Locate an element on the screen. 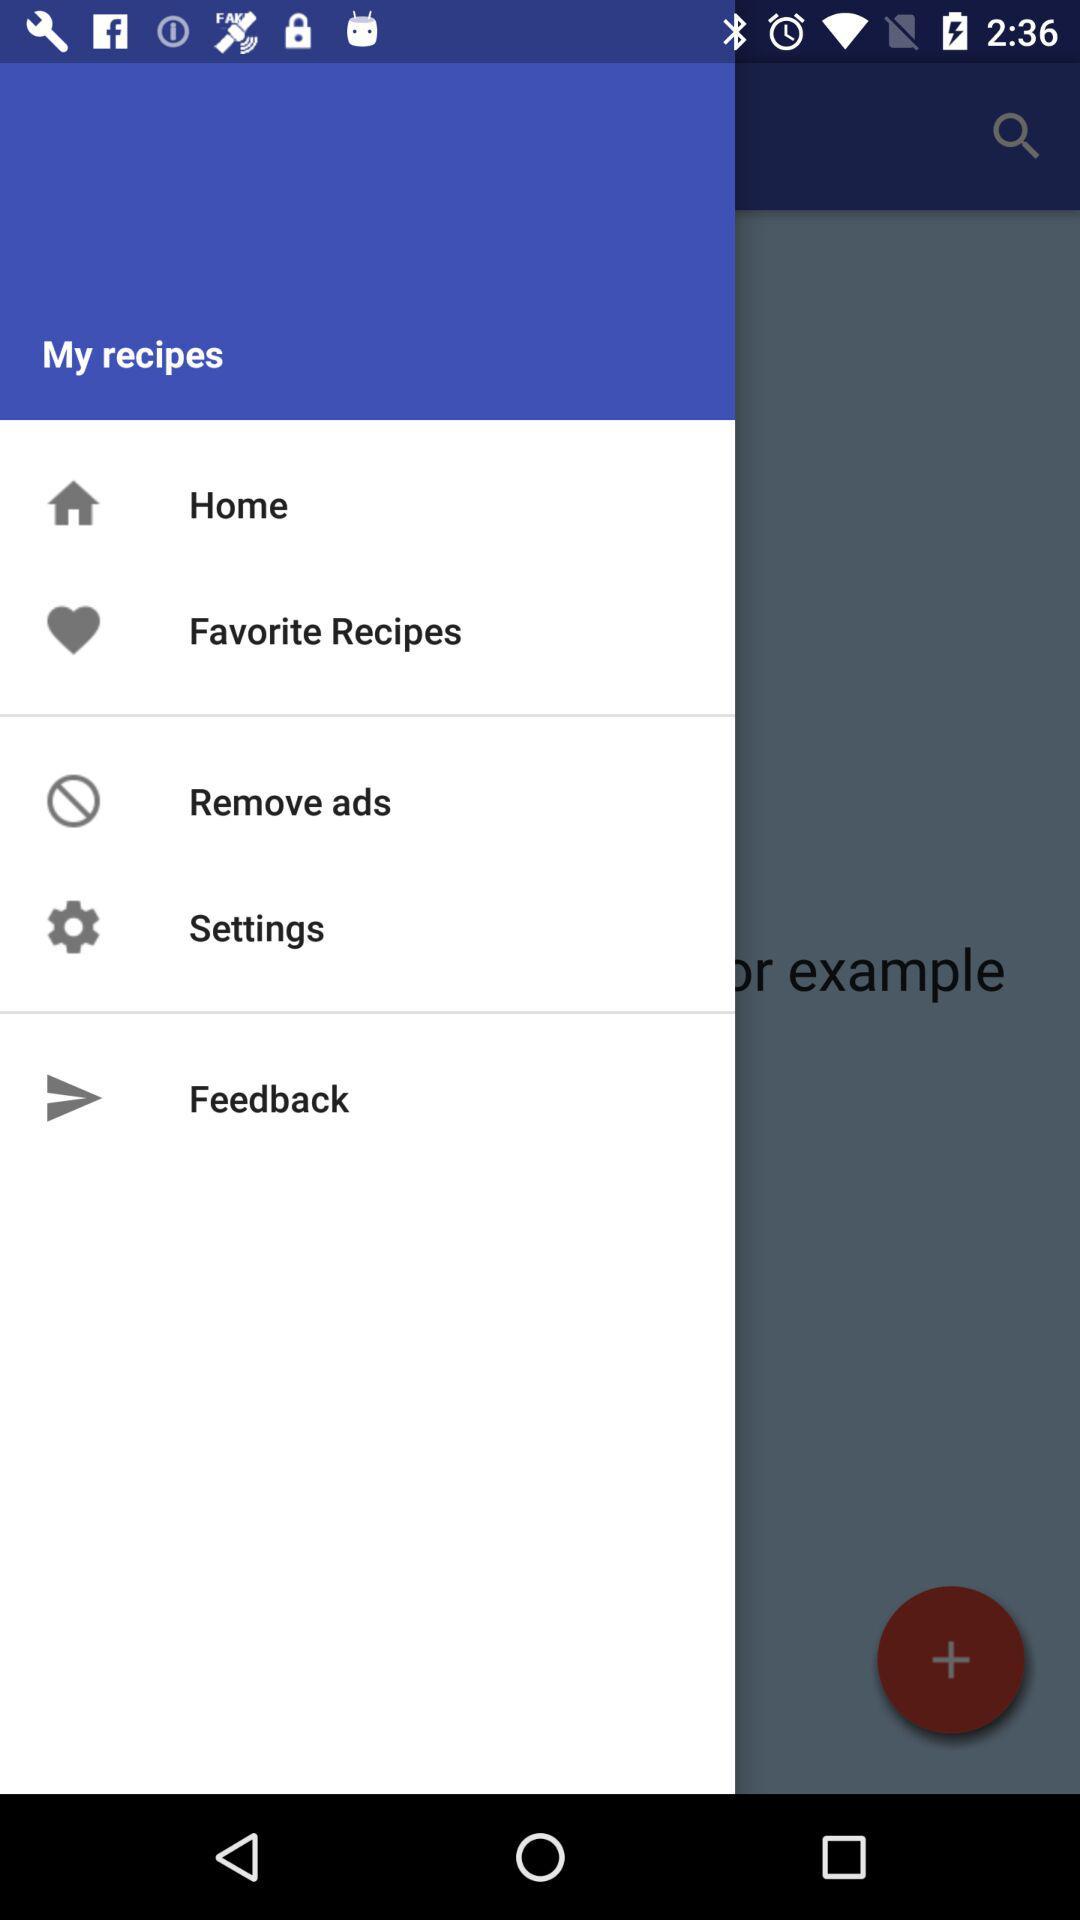 The width and height of the screenshot is (1080, 1920). the add icon is located at coordinates (950, 1659).